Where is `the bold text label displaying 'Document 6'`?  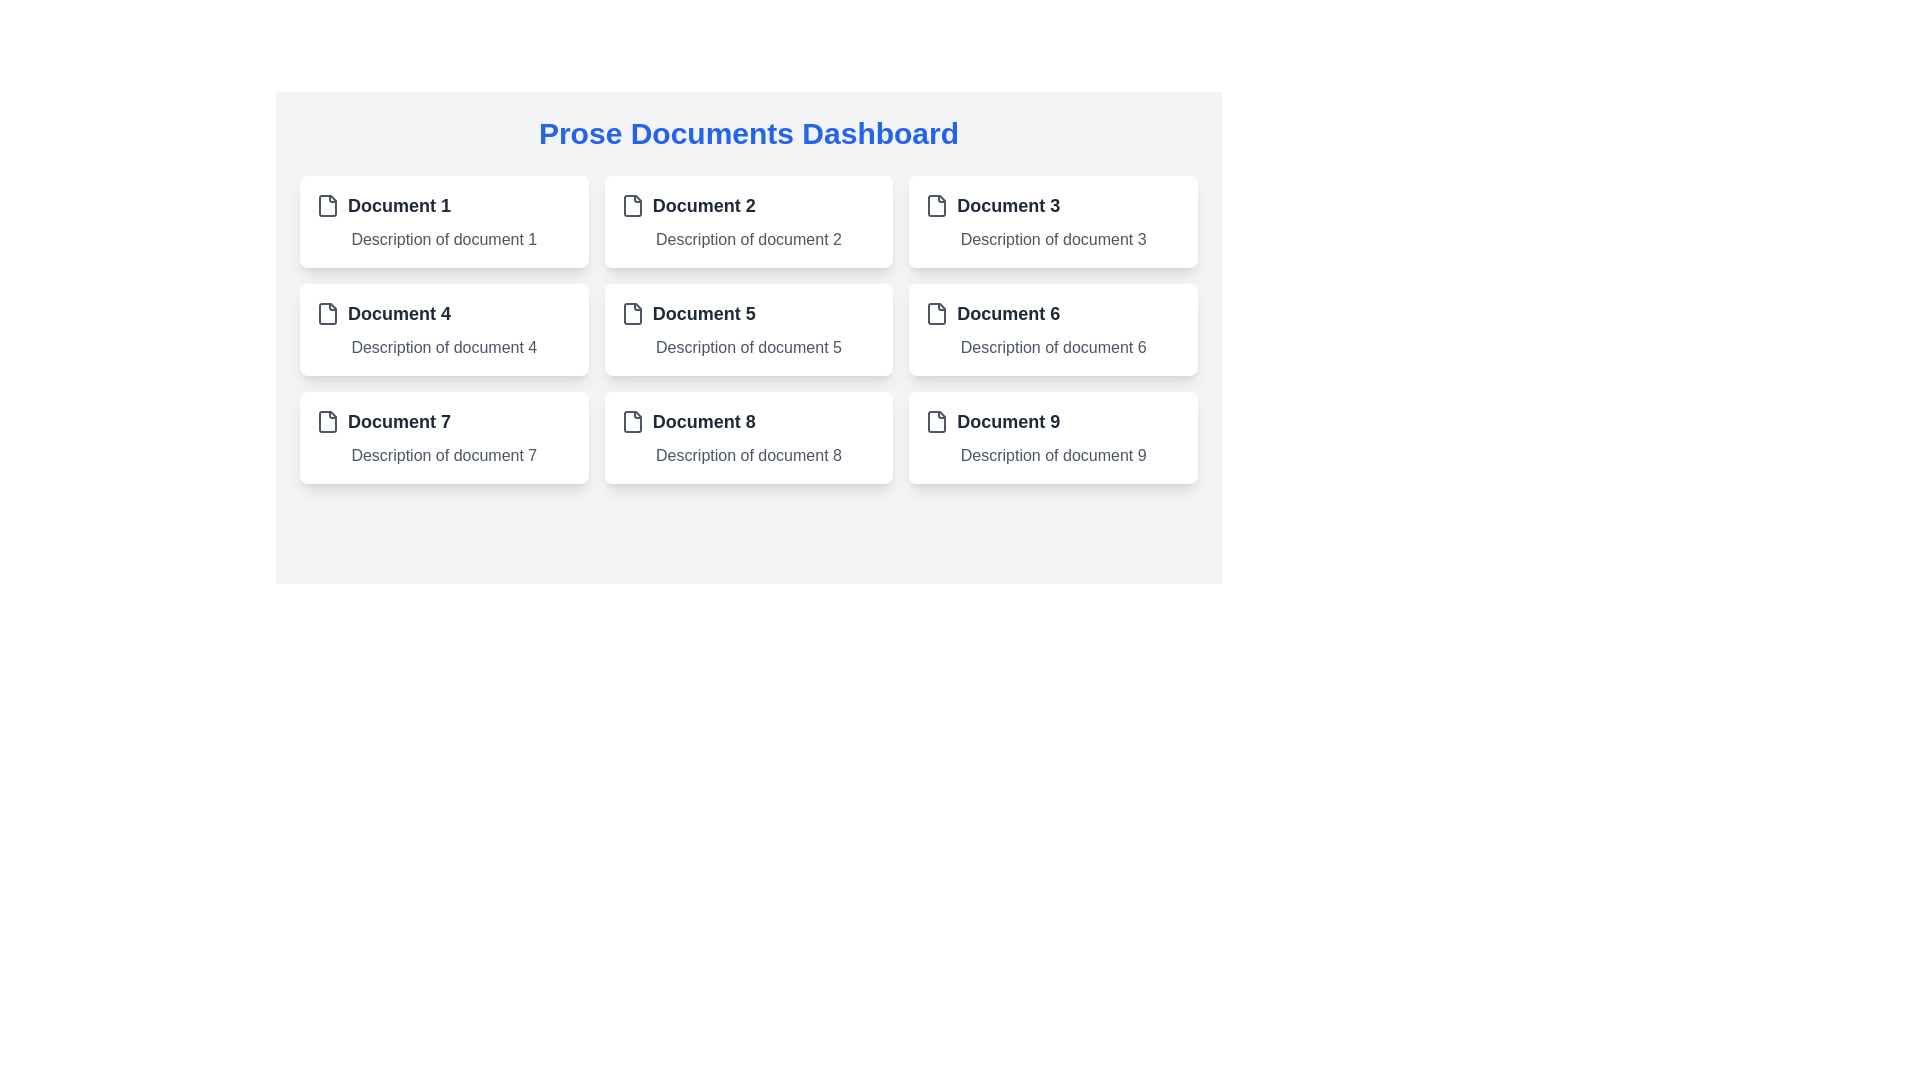 the bold text label displaying 'Document 6' is located at coordinates (1052, 313).